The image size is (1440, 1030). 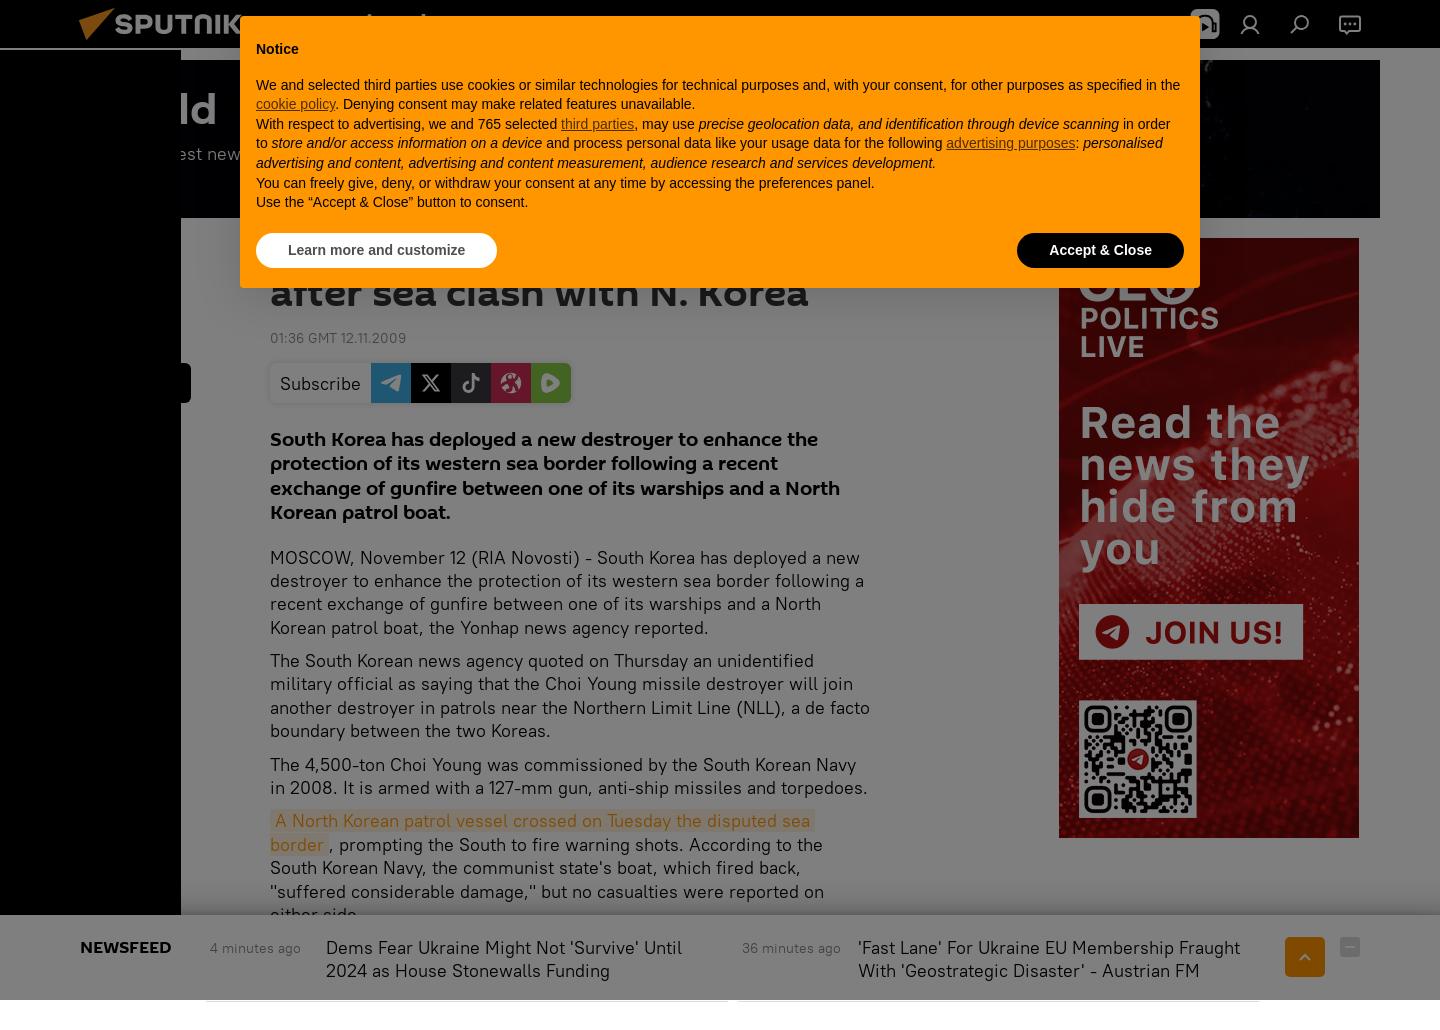 I want to click on 'You can freely give, deny, or withdraw your consent at any time by accessing the preferences panel.', so click(x=565, y=182).